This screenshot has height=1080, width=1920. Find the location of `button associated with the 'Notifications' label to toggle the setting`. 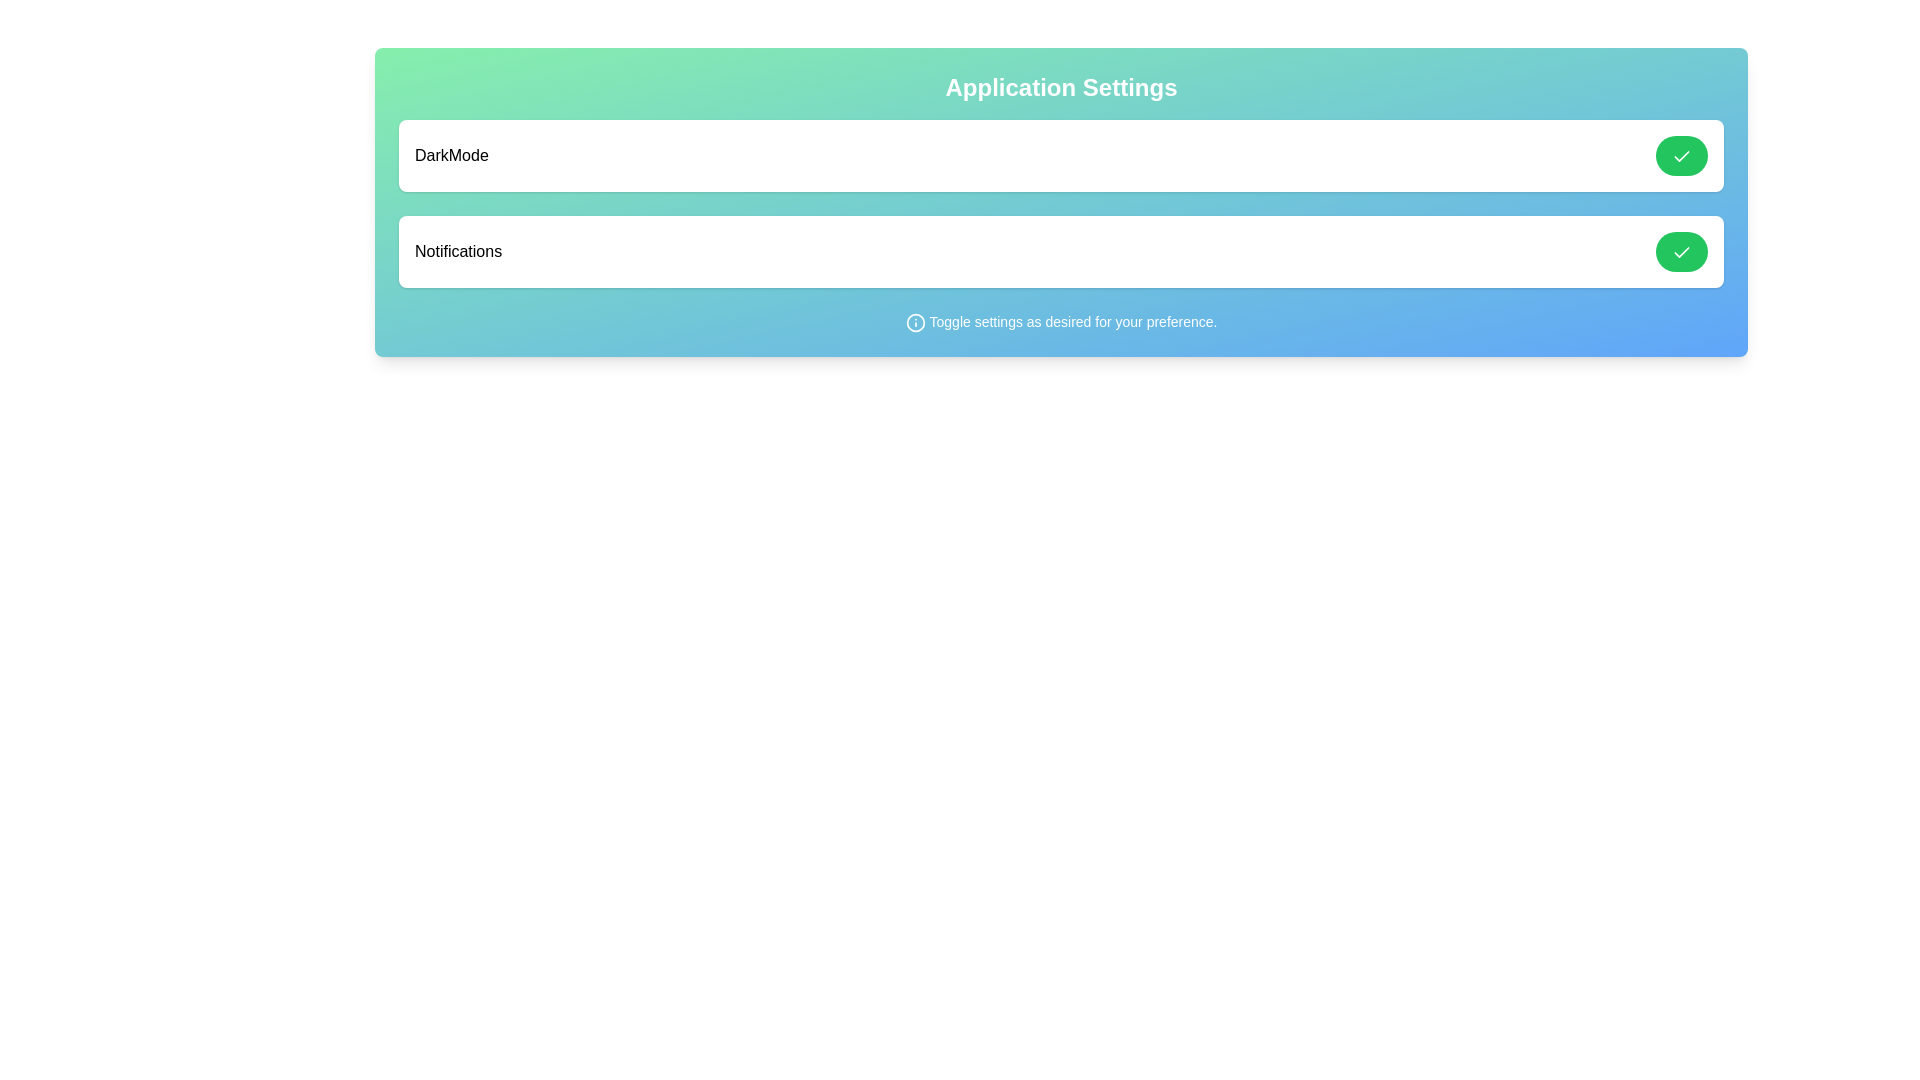

button associated with the 'Notifications' label to toggle the setting is located at coordinates (1680, 250).